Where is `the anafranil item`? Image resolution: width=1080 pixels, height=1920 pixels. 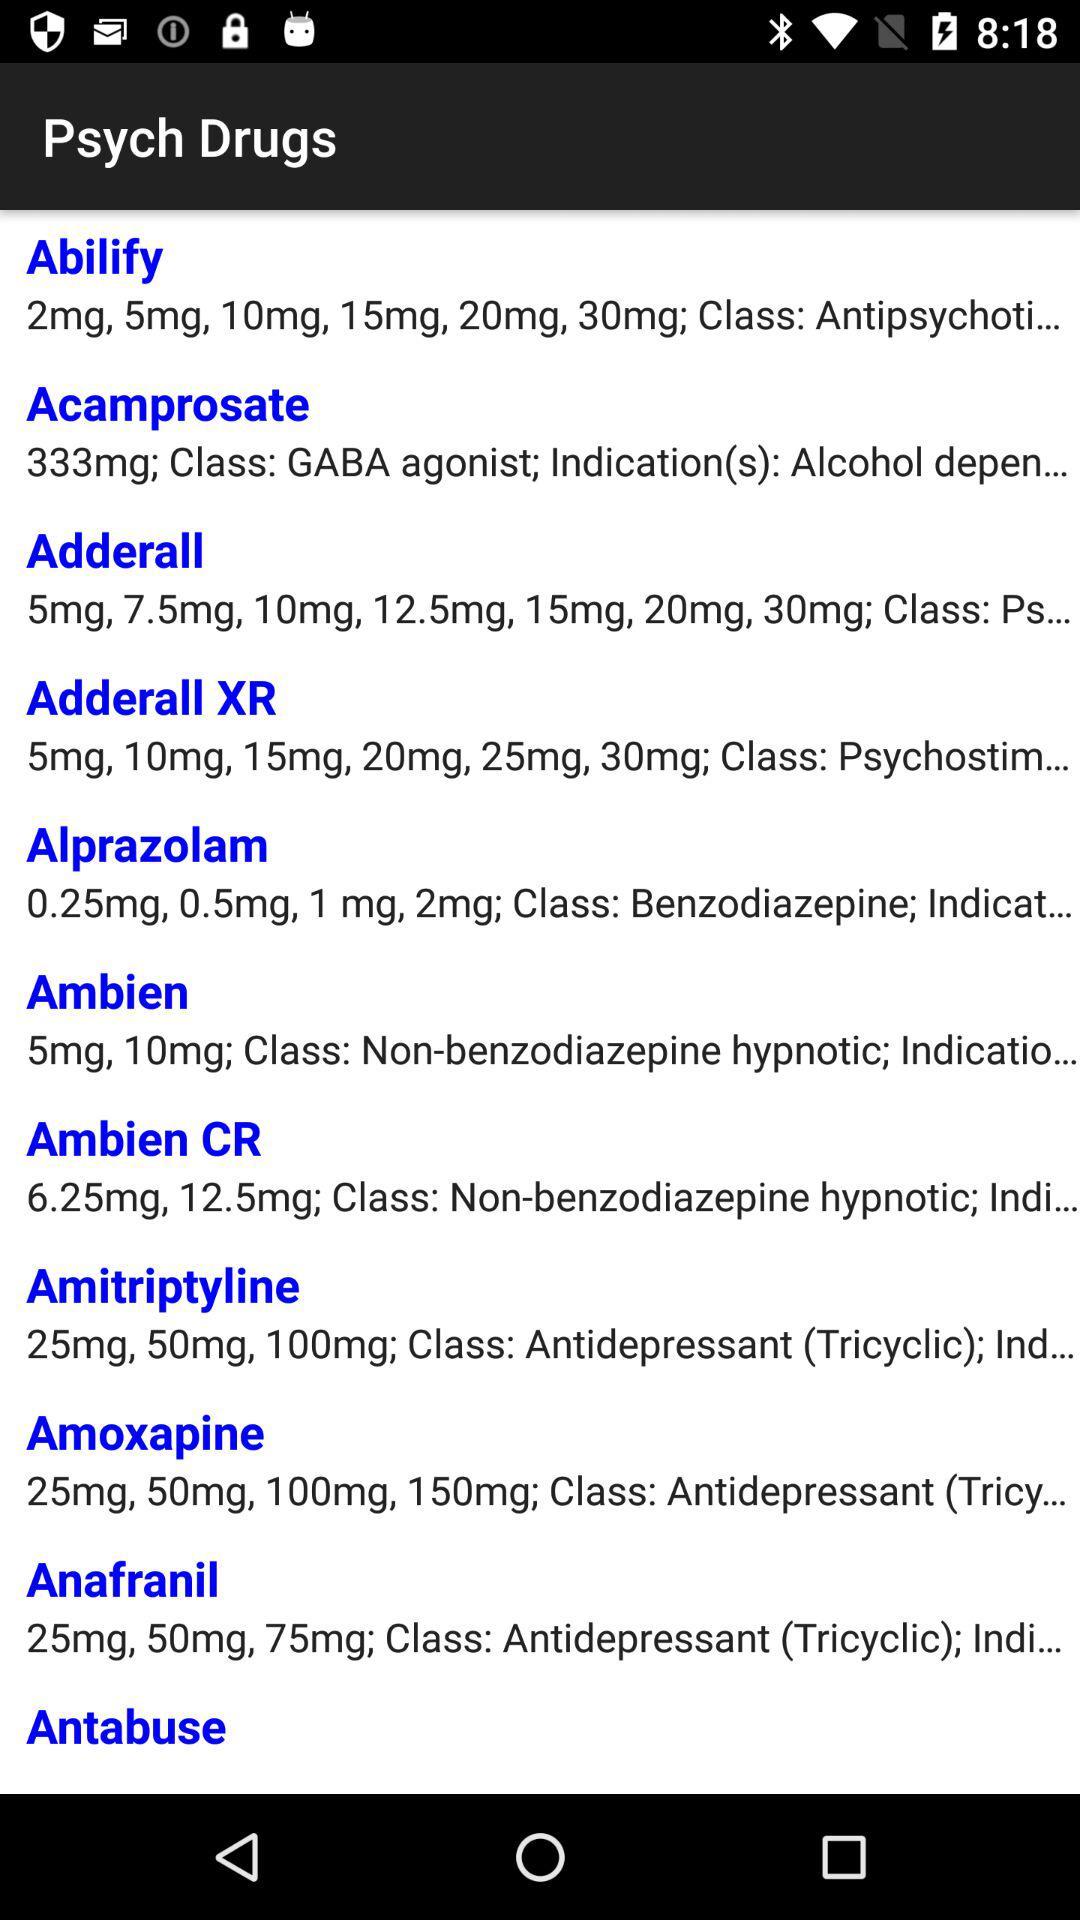 the anafranil item is located at coordinates (123, 1577).